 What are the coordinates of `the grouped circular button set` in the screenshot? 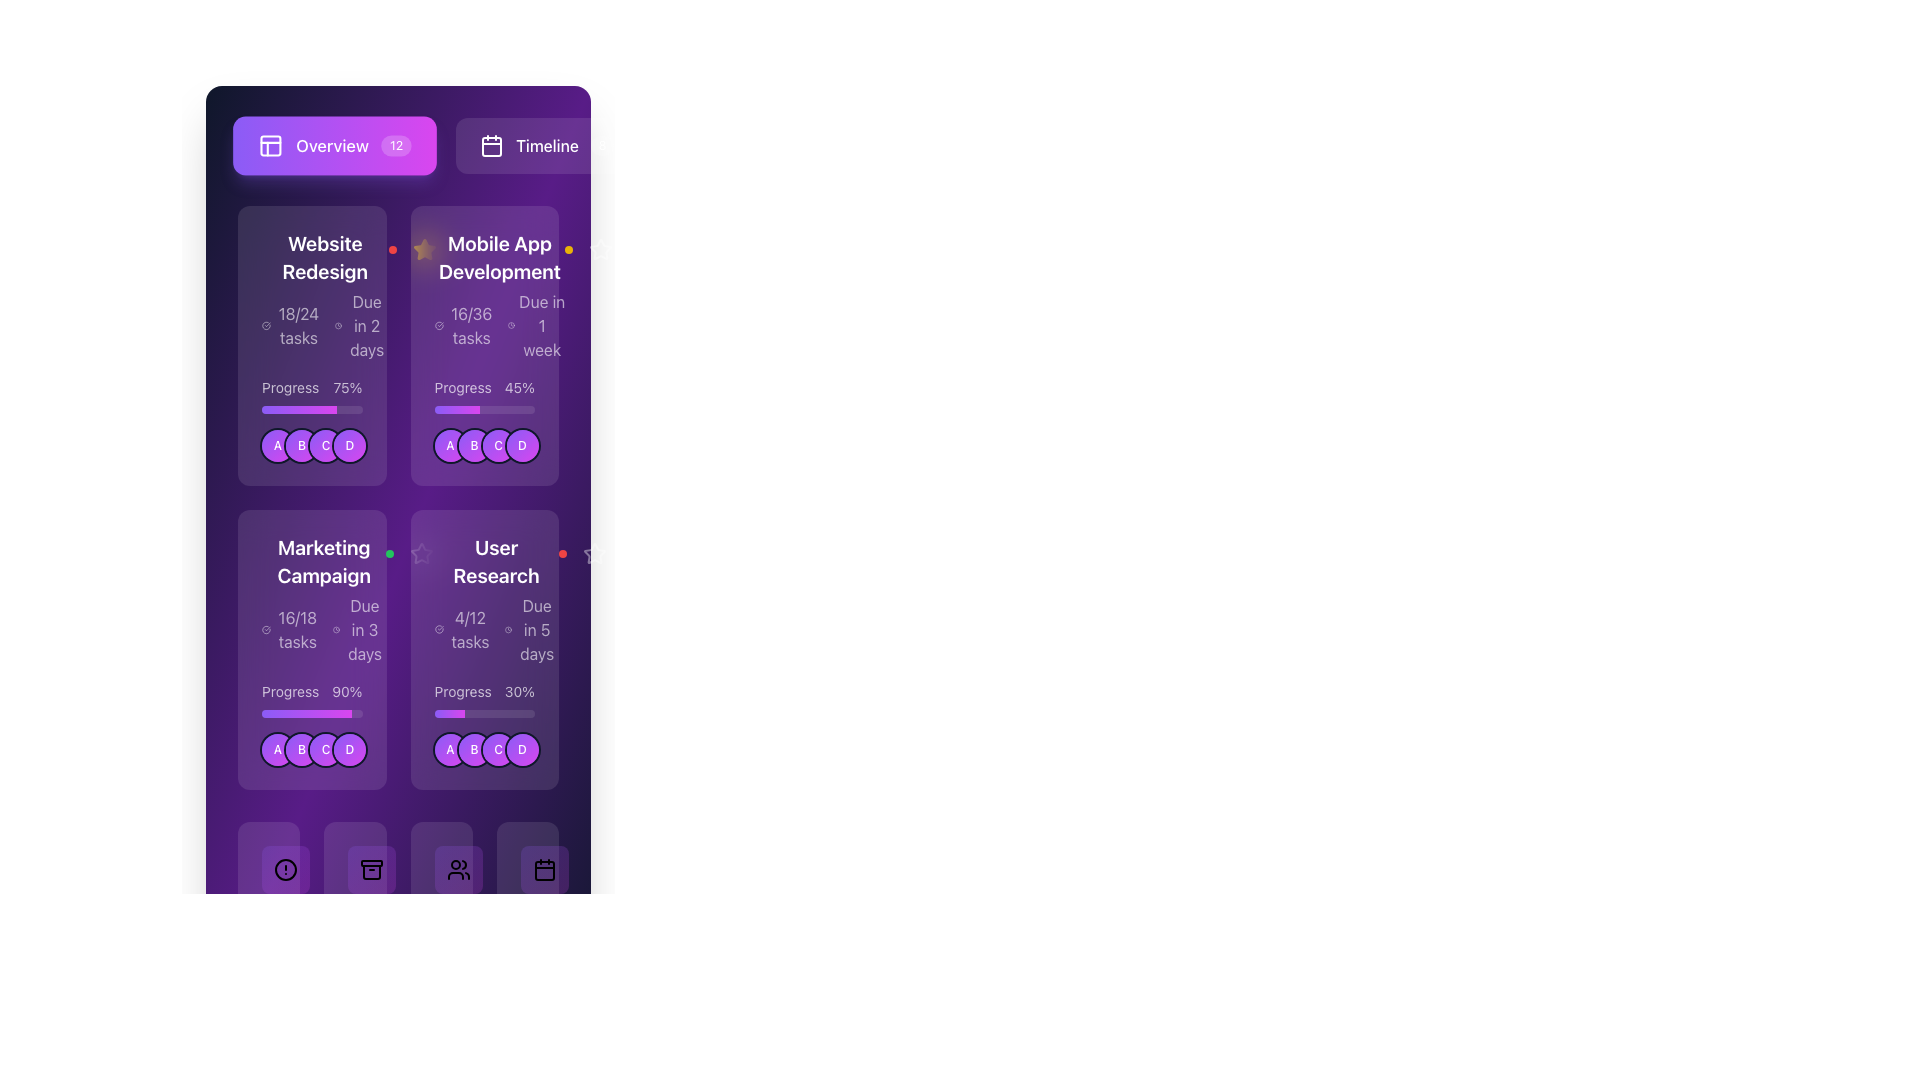 It's located at (486, 445).